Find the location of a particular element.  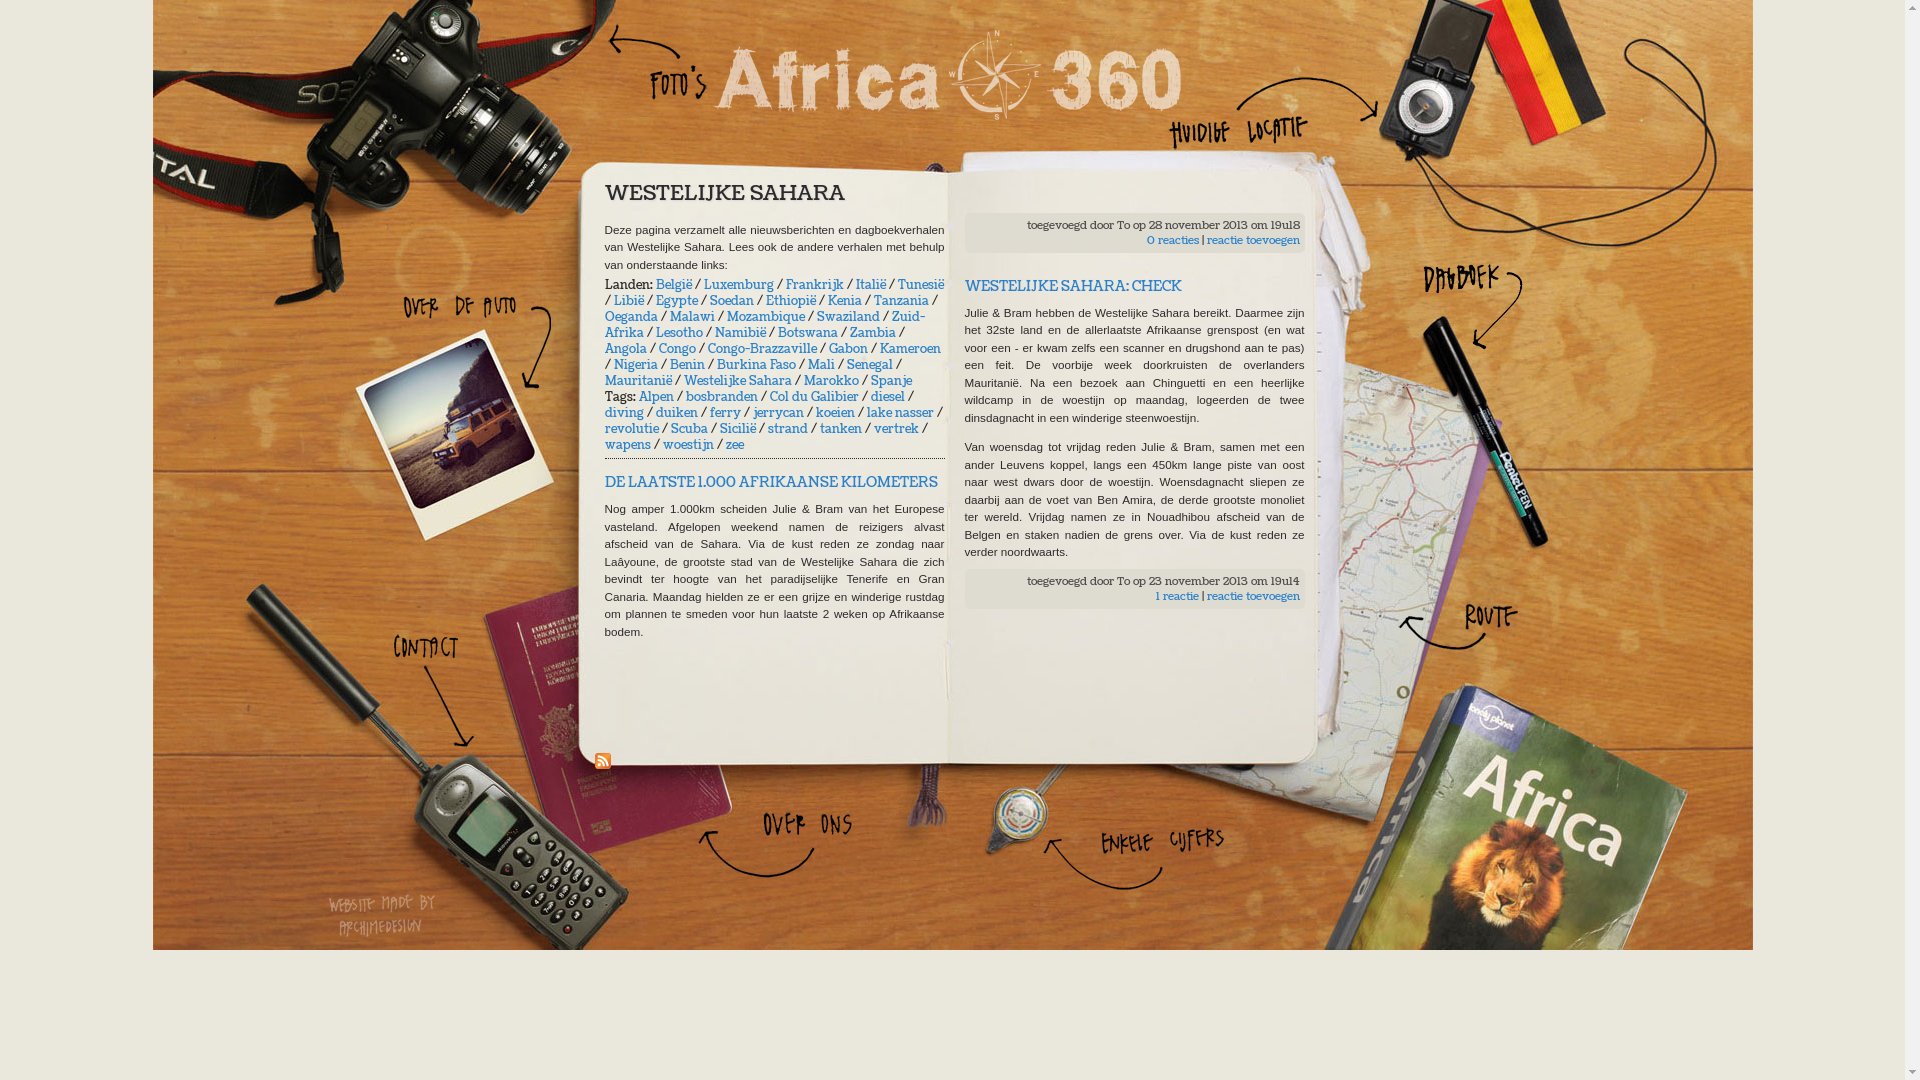

'Soedan' is located at coordinates (730, 300).